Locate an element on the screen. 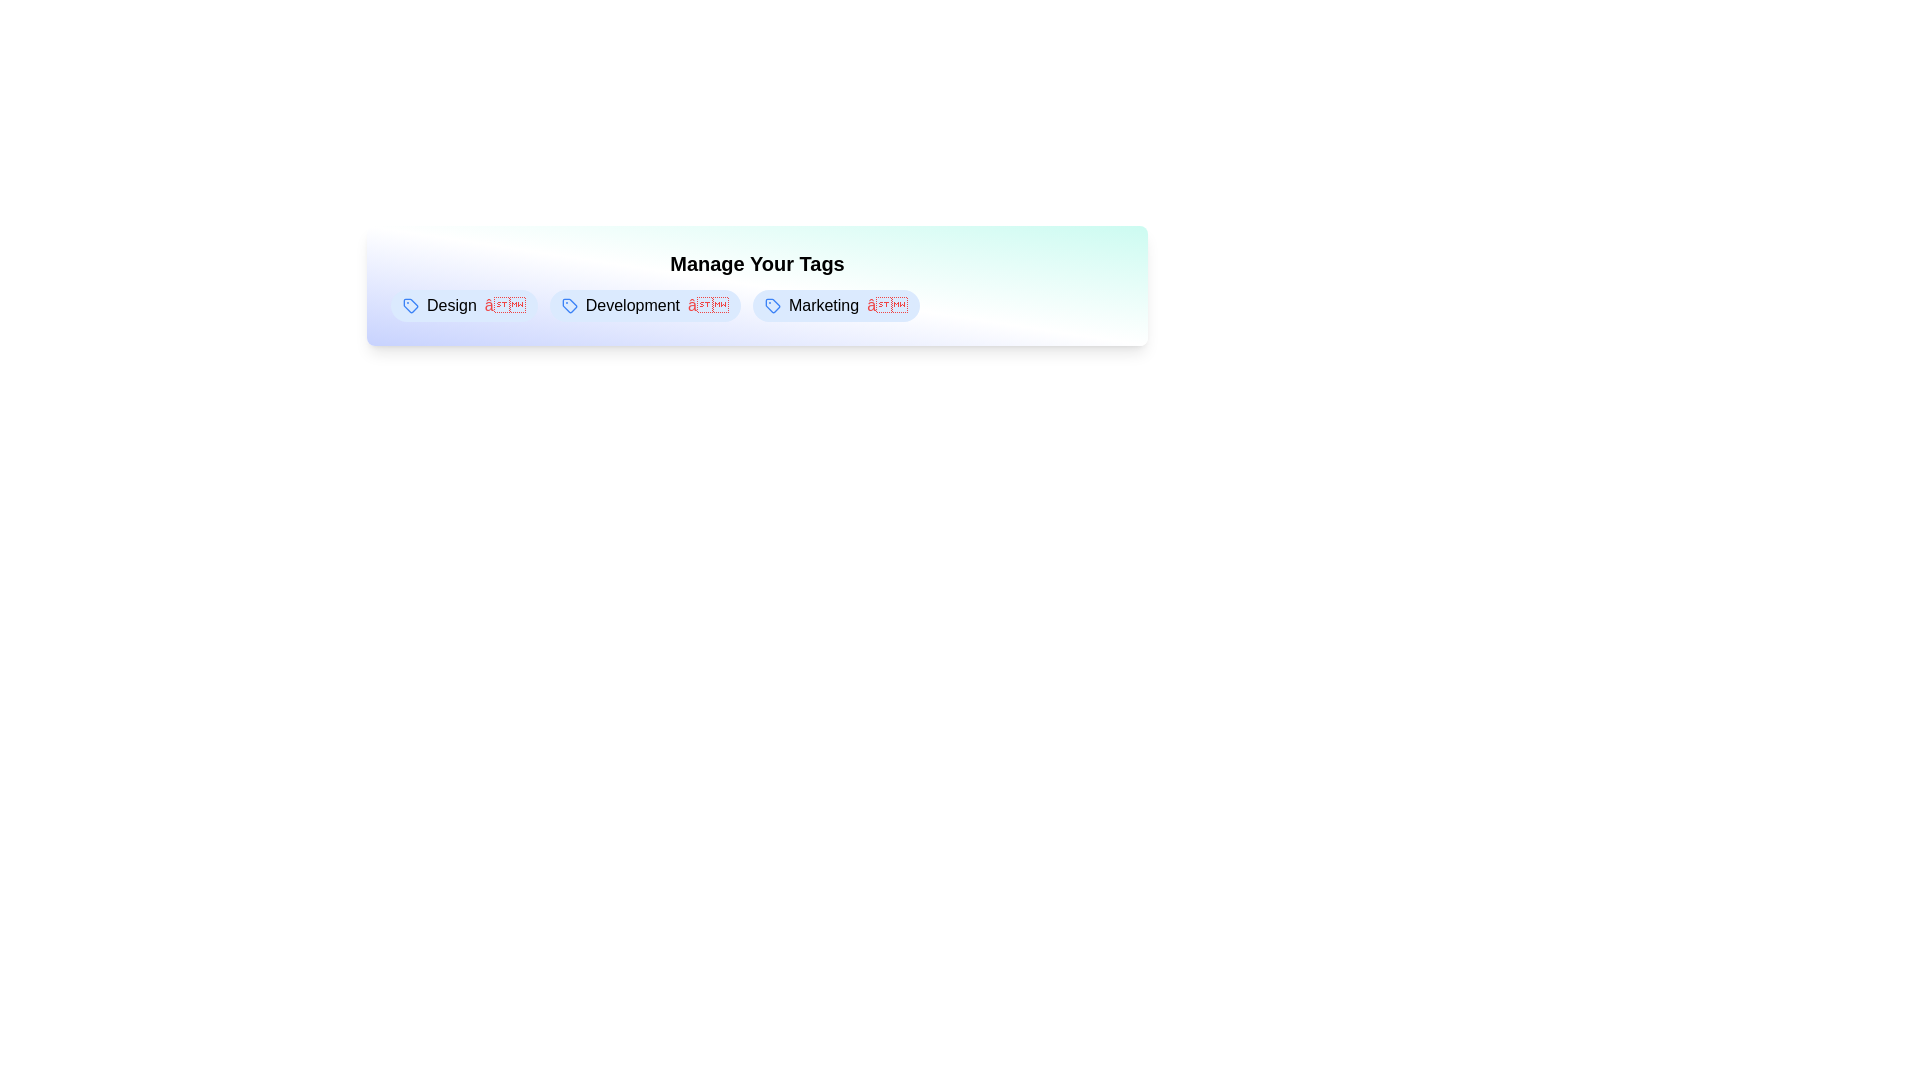 Image resolution: width=1920 pixels, height=1080 pixels. remove button next to the tag labeled Design is located at coordinates (504, 305).